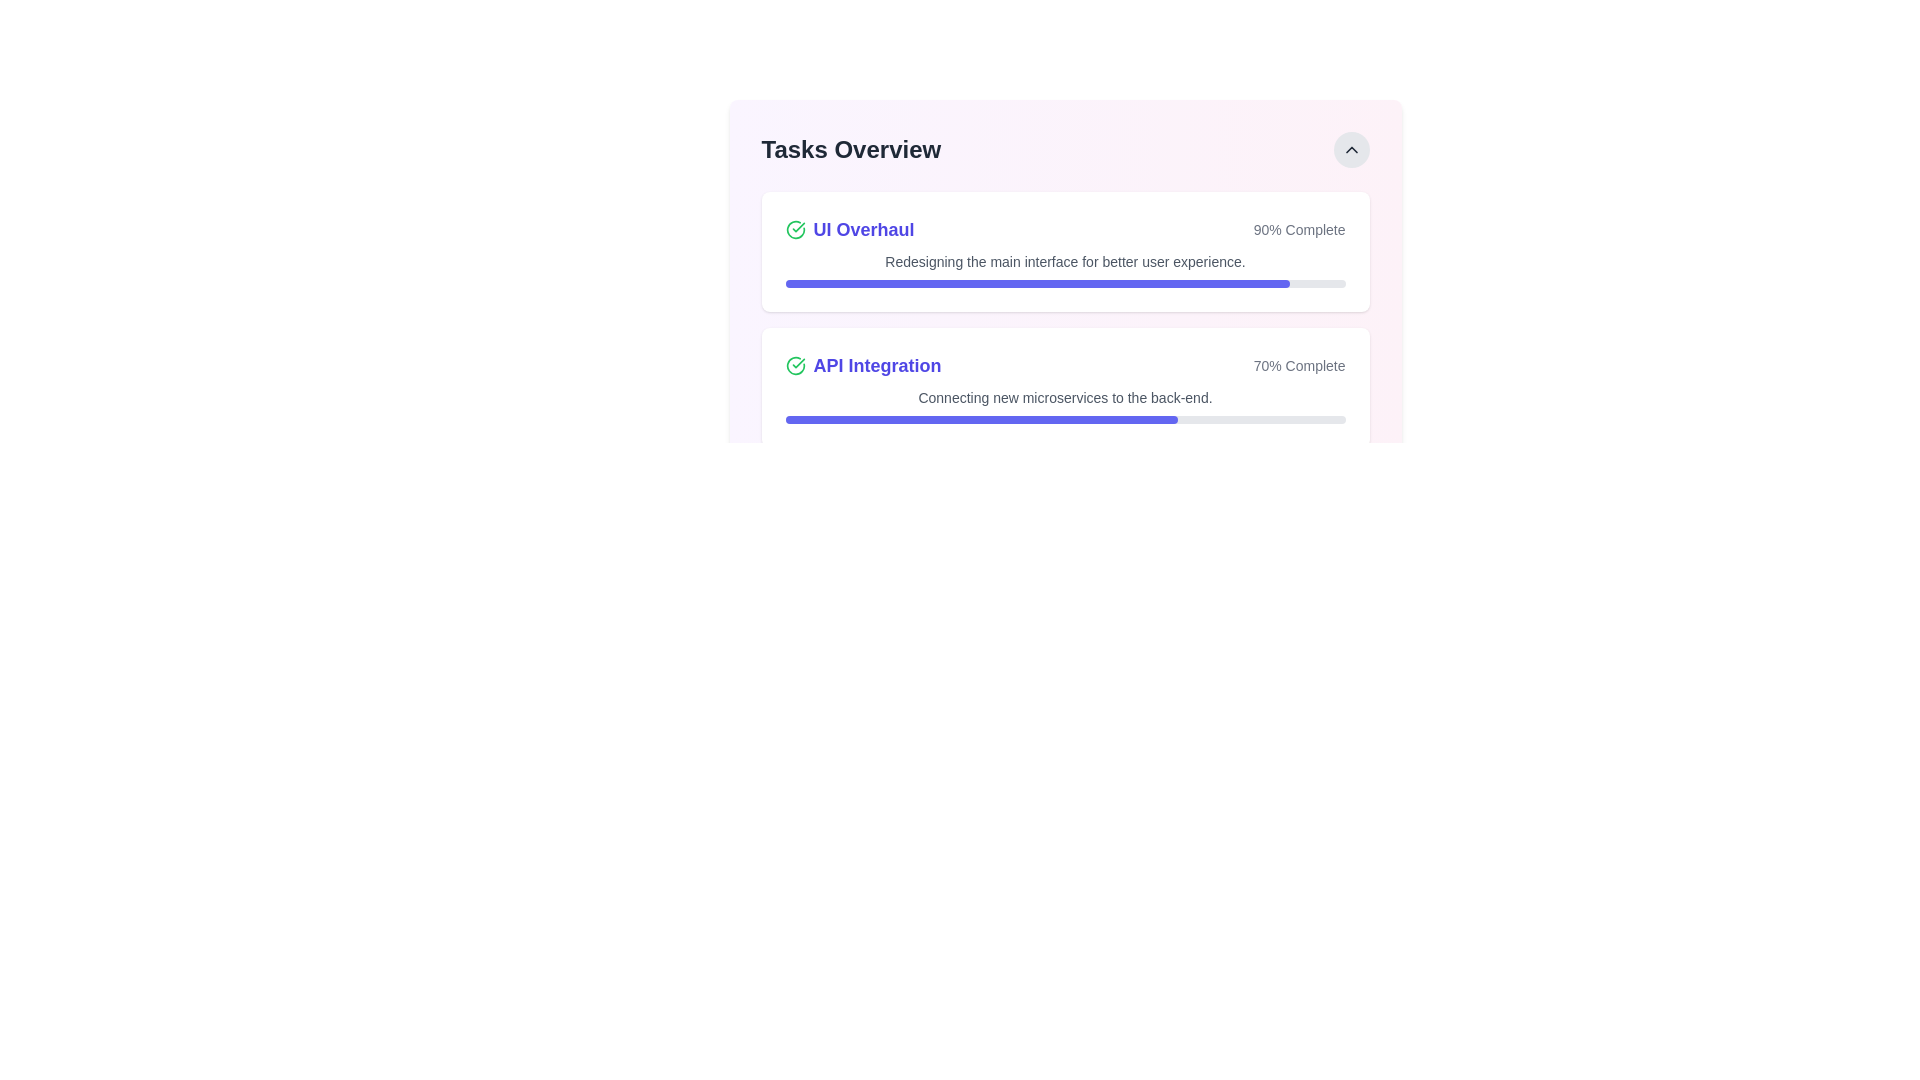 Image resolution: width=1920 pixels, height=1080 pixels. What do you see at coordinates (849, 229) in the screenshot?
I see `the text field displaying 'UI Overhaul' which is styled with a bold, larger indigo font and has a green circle-check icon to its left, indicating completion` at bounding box center [849, 229].